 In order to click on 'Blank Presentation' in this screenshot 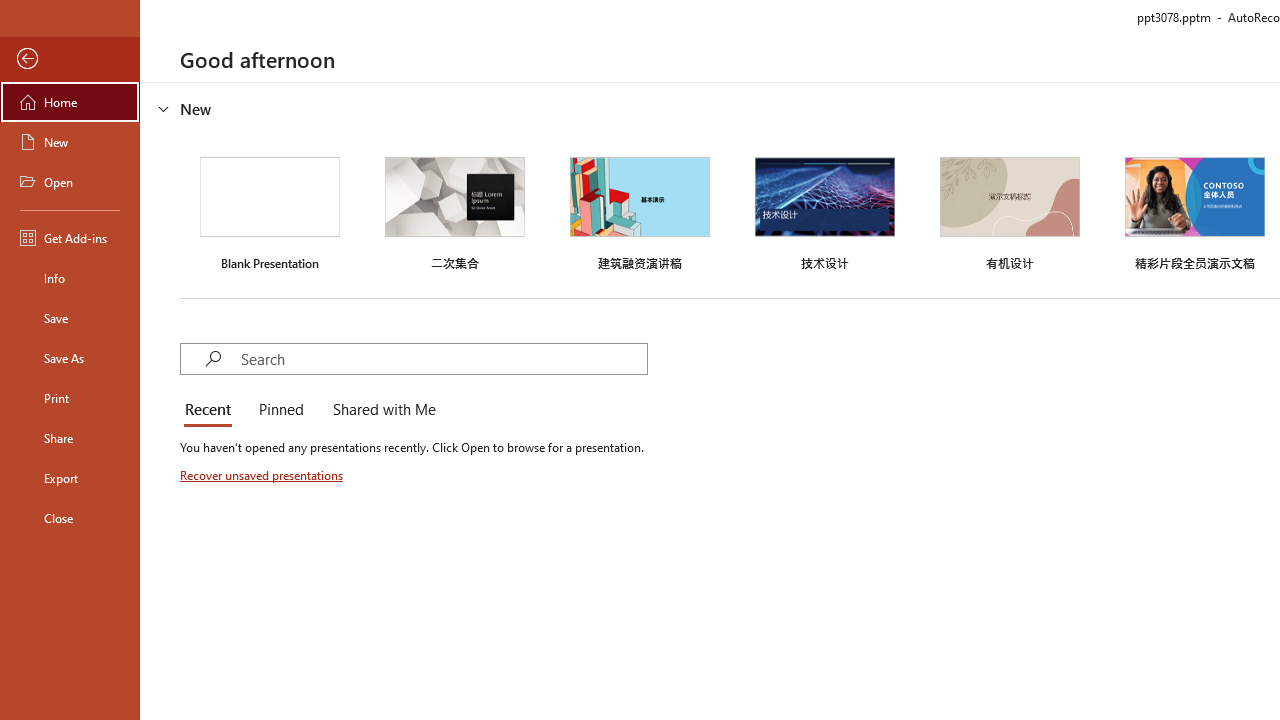, I will do `click(269, 211)`.